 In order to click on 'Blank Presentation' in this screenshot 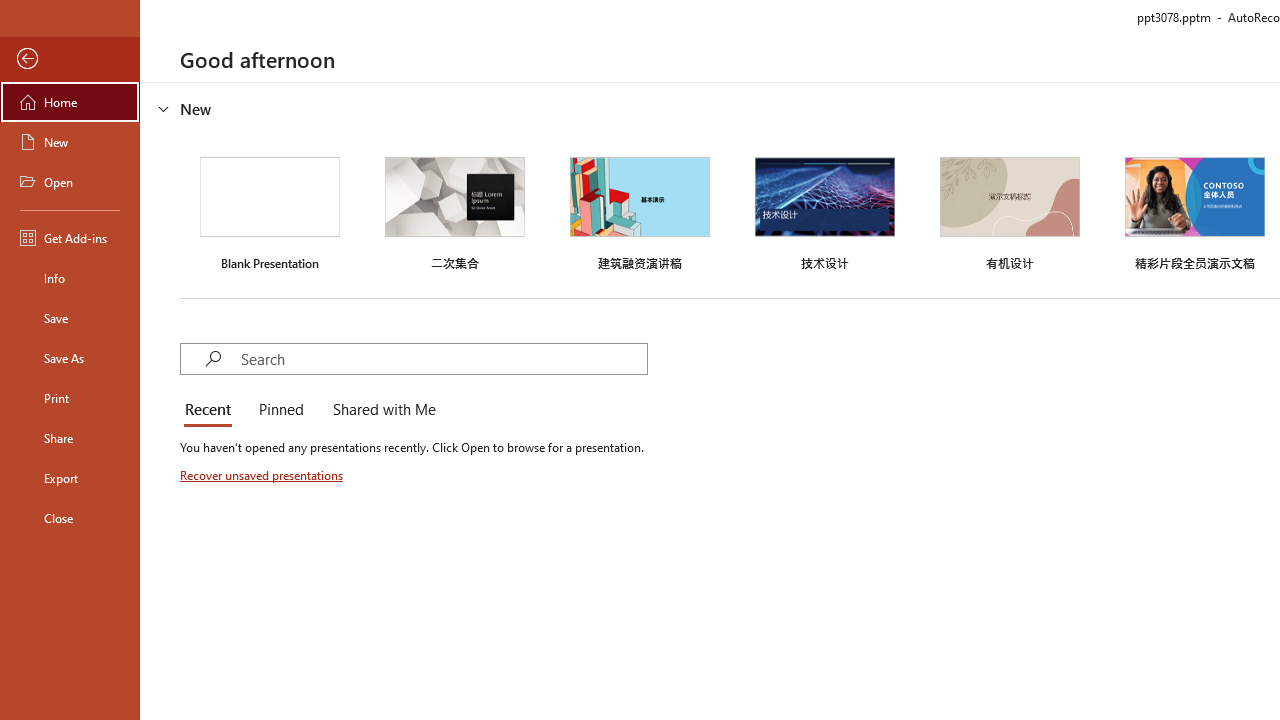, I will do `click(269, 211)`.